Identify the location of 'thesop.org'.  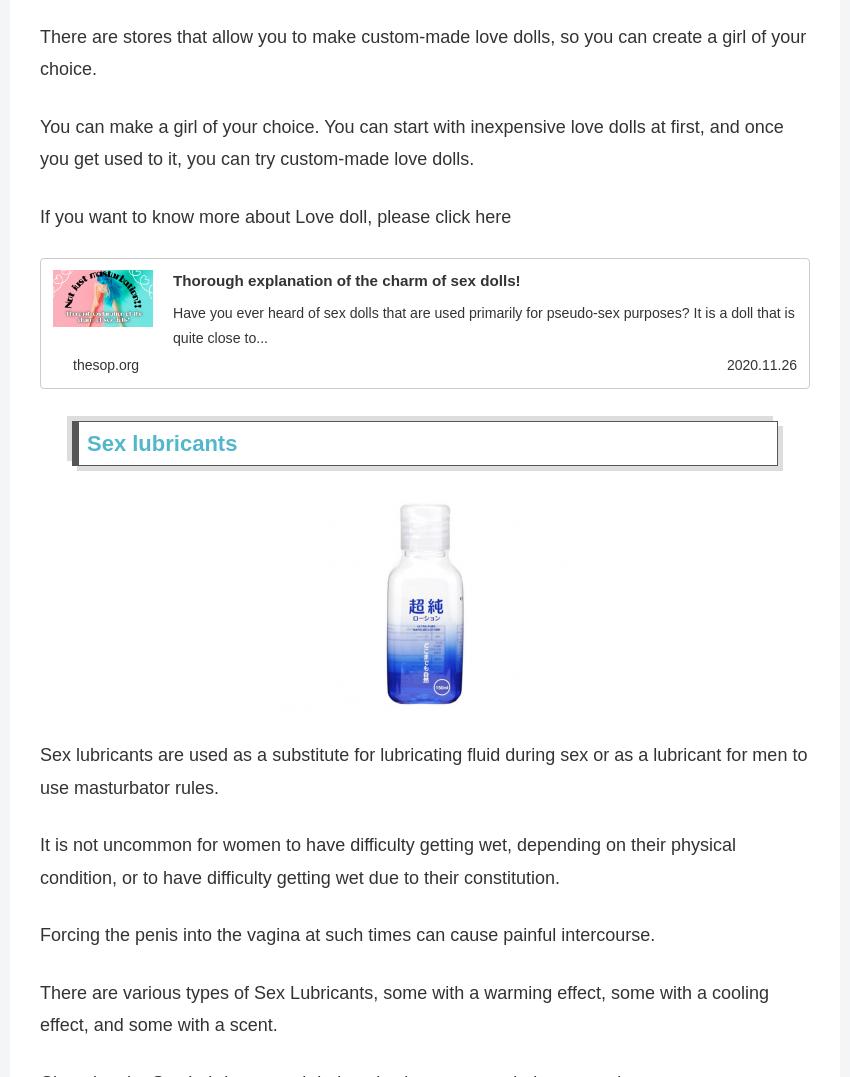
(104, 367).